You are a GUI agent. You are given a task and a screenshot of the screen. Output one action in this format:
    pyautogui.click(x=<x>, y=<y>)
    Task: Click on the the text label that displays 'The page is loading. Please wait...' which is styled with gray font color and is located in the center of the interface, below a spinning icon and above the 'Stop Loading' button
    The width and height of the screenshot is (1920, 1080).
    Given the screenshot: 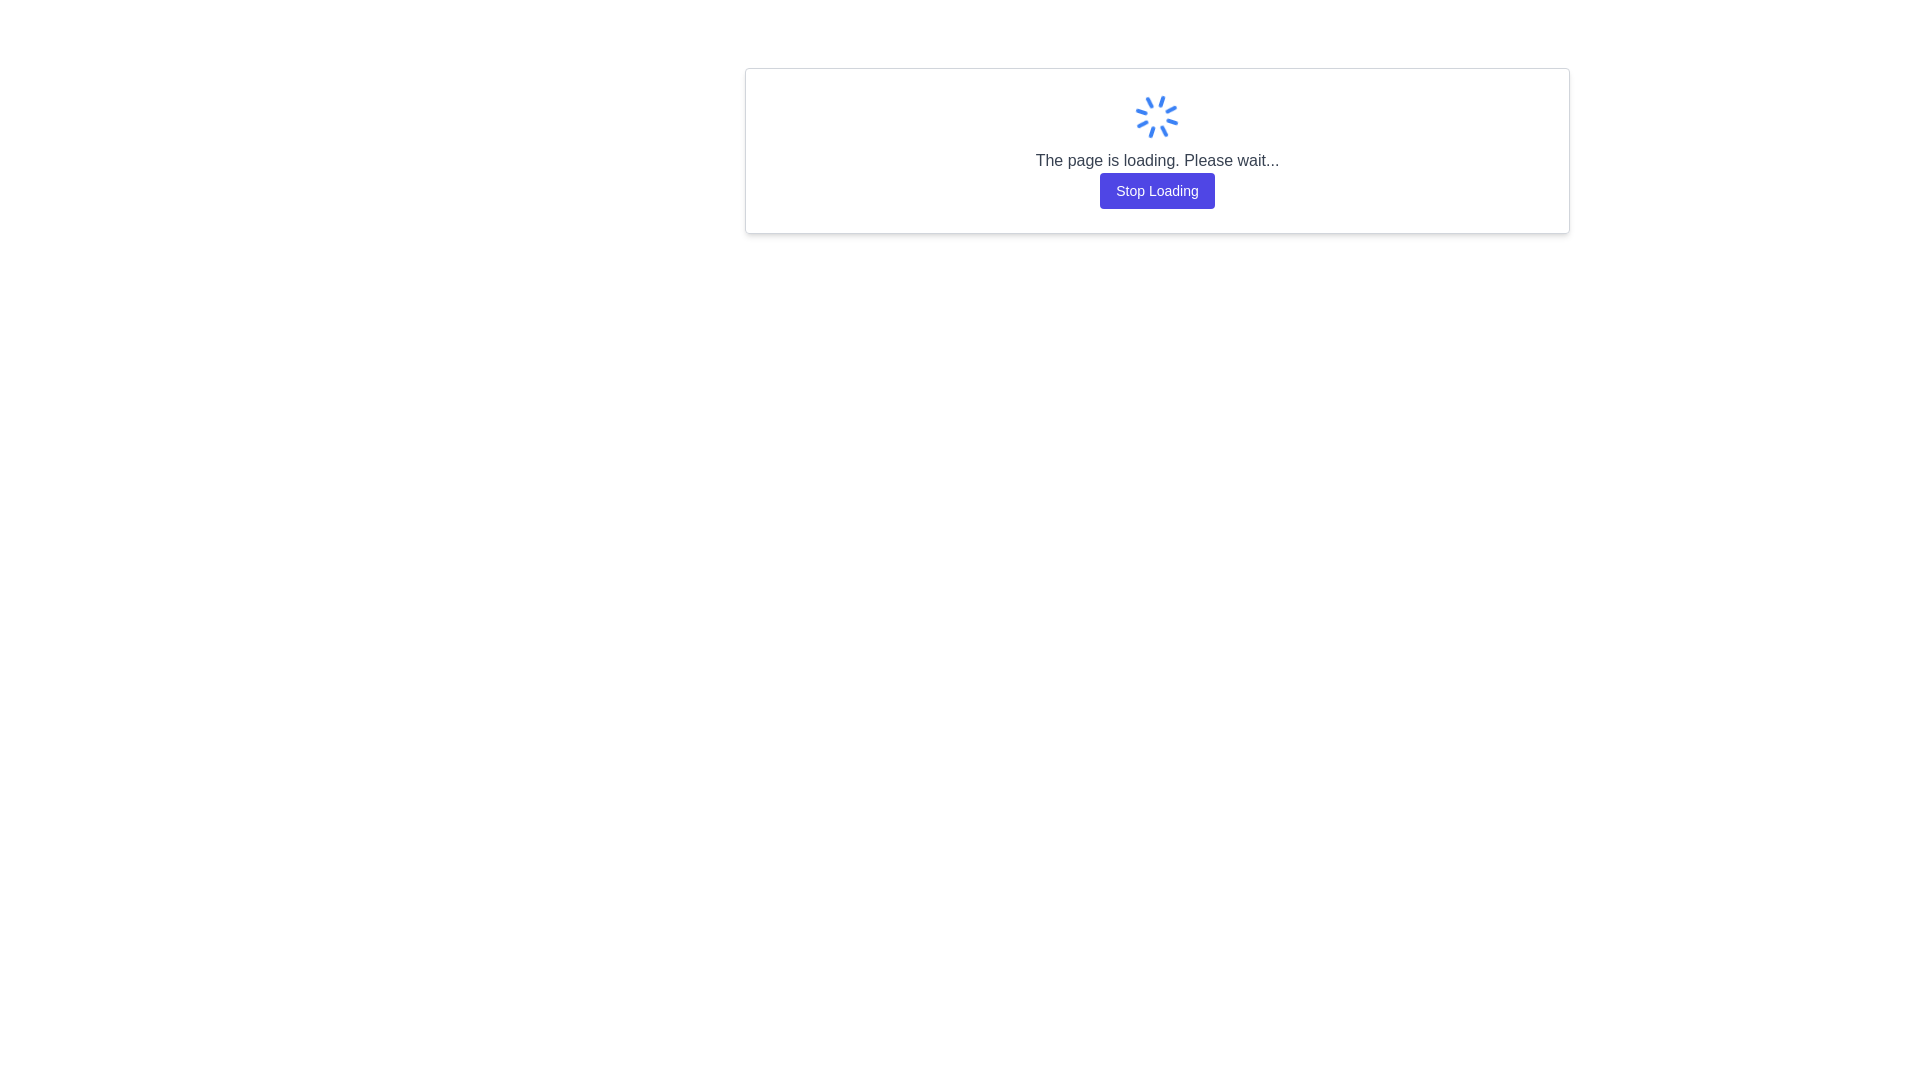 What is the action you would take?
    pyautogui.click(x=1157, y=160)
    